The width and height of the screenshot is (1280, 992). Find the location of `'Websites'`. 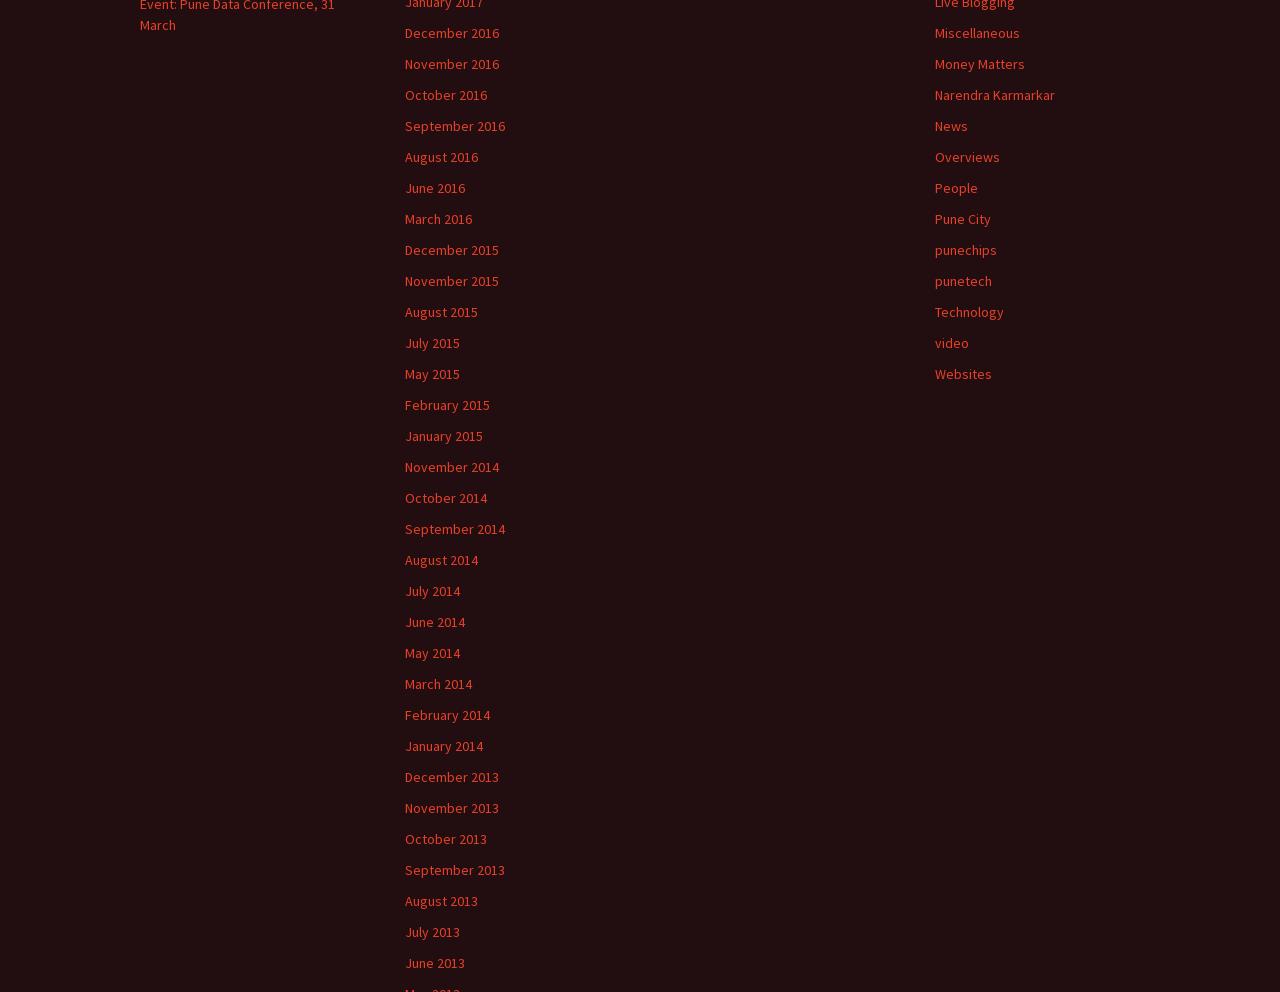

'Websites' is located at coordinates (934, 373).